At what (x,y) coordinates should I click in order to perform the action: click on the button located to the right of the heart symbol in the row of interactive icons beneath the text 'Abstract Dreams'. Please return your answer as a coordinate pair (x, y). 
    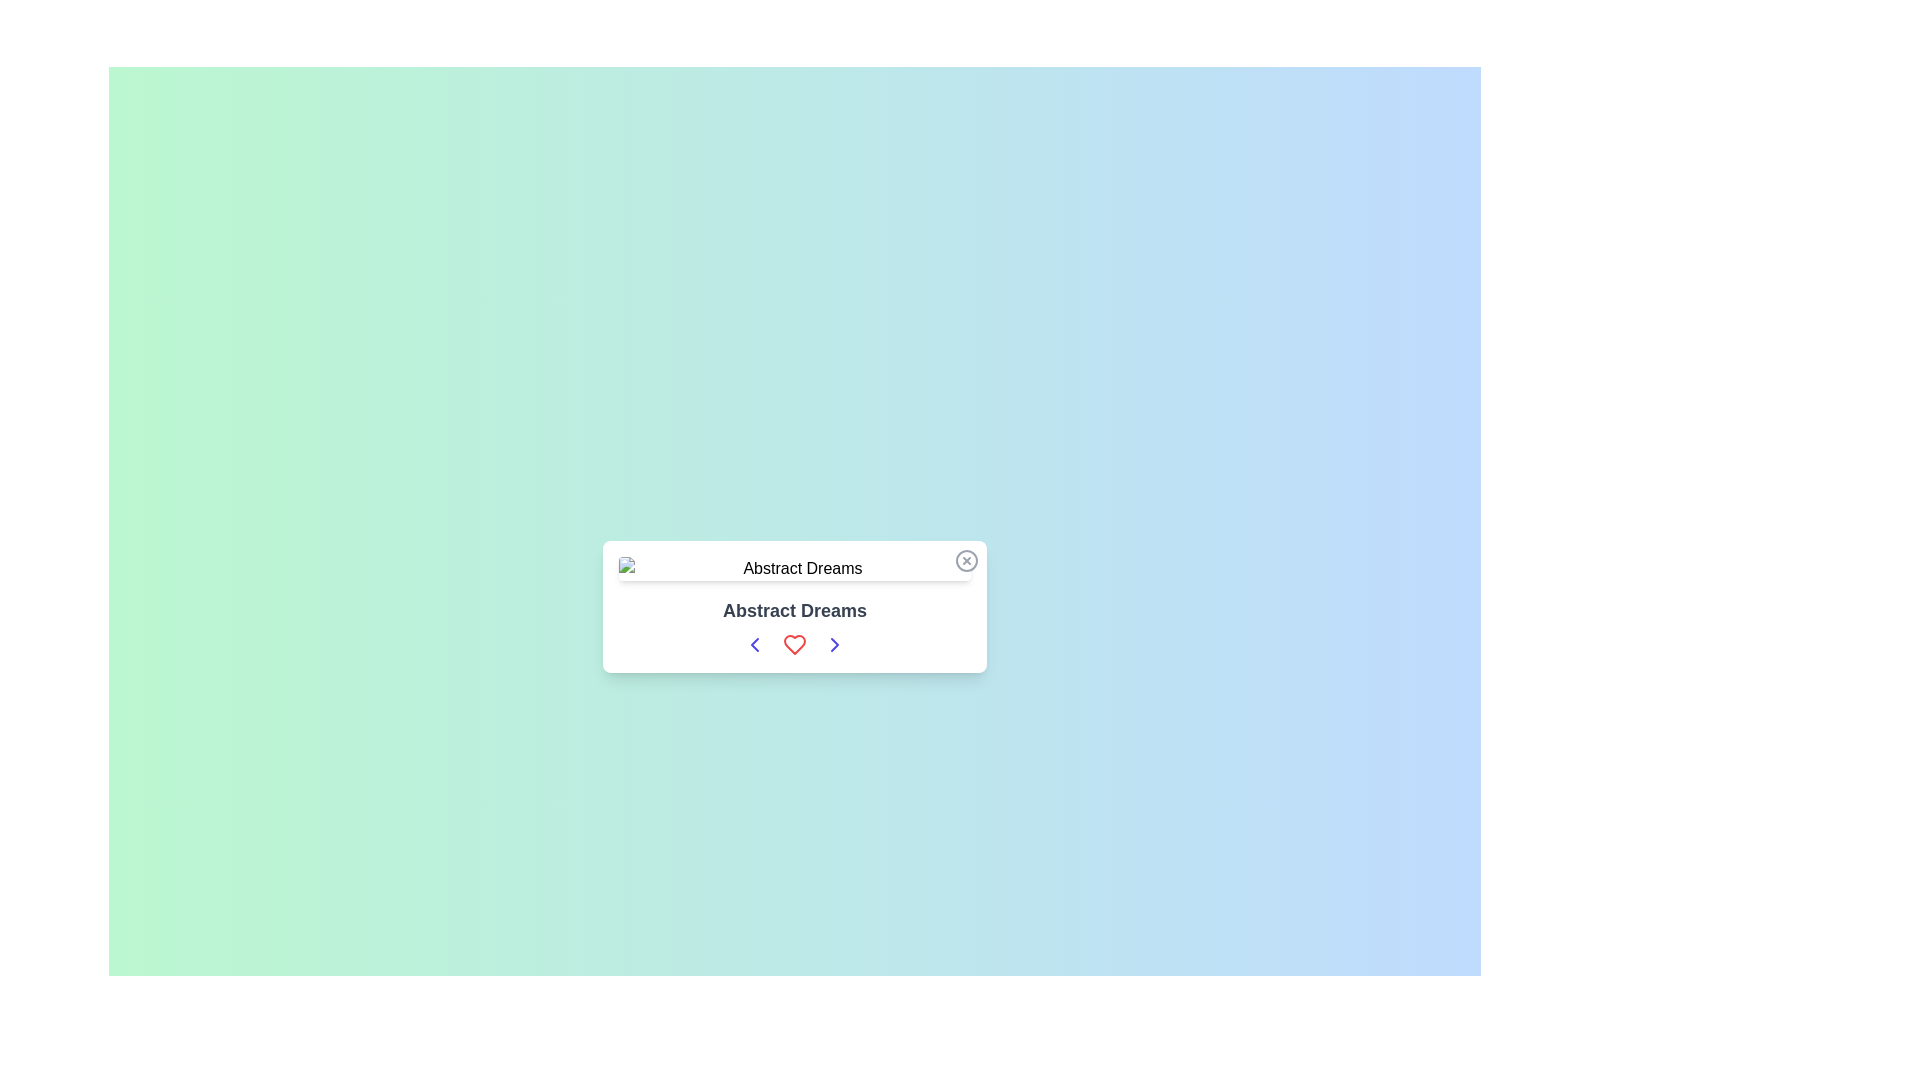
    Looking at the image, I should click on (835, 644).